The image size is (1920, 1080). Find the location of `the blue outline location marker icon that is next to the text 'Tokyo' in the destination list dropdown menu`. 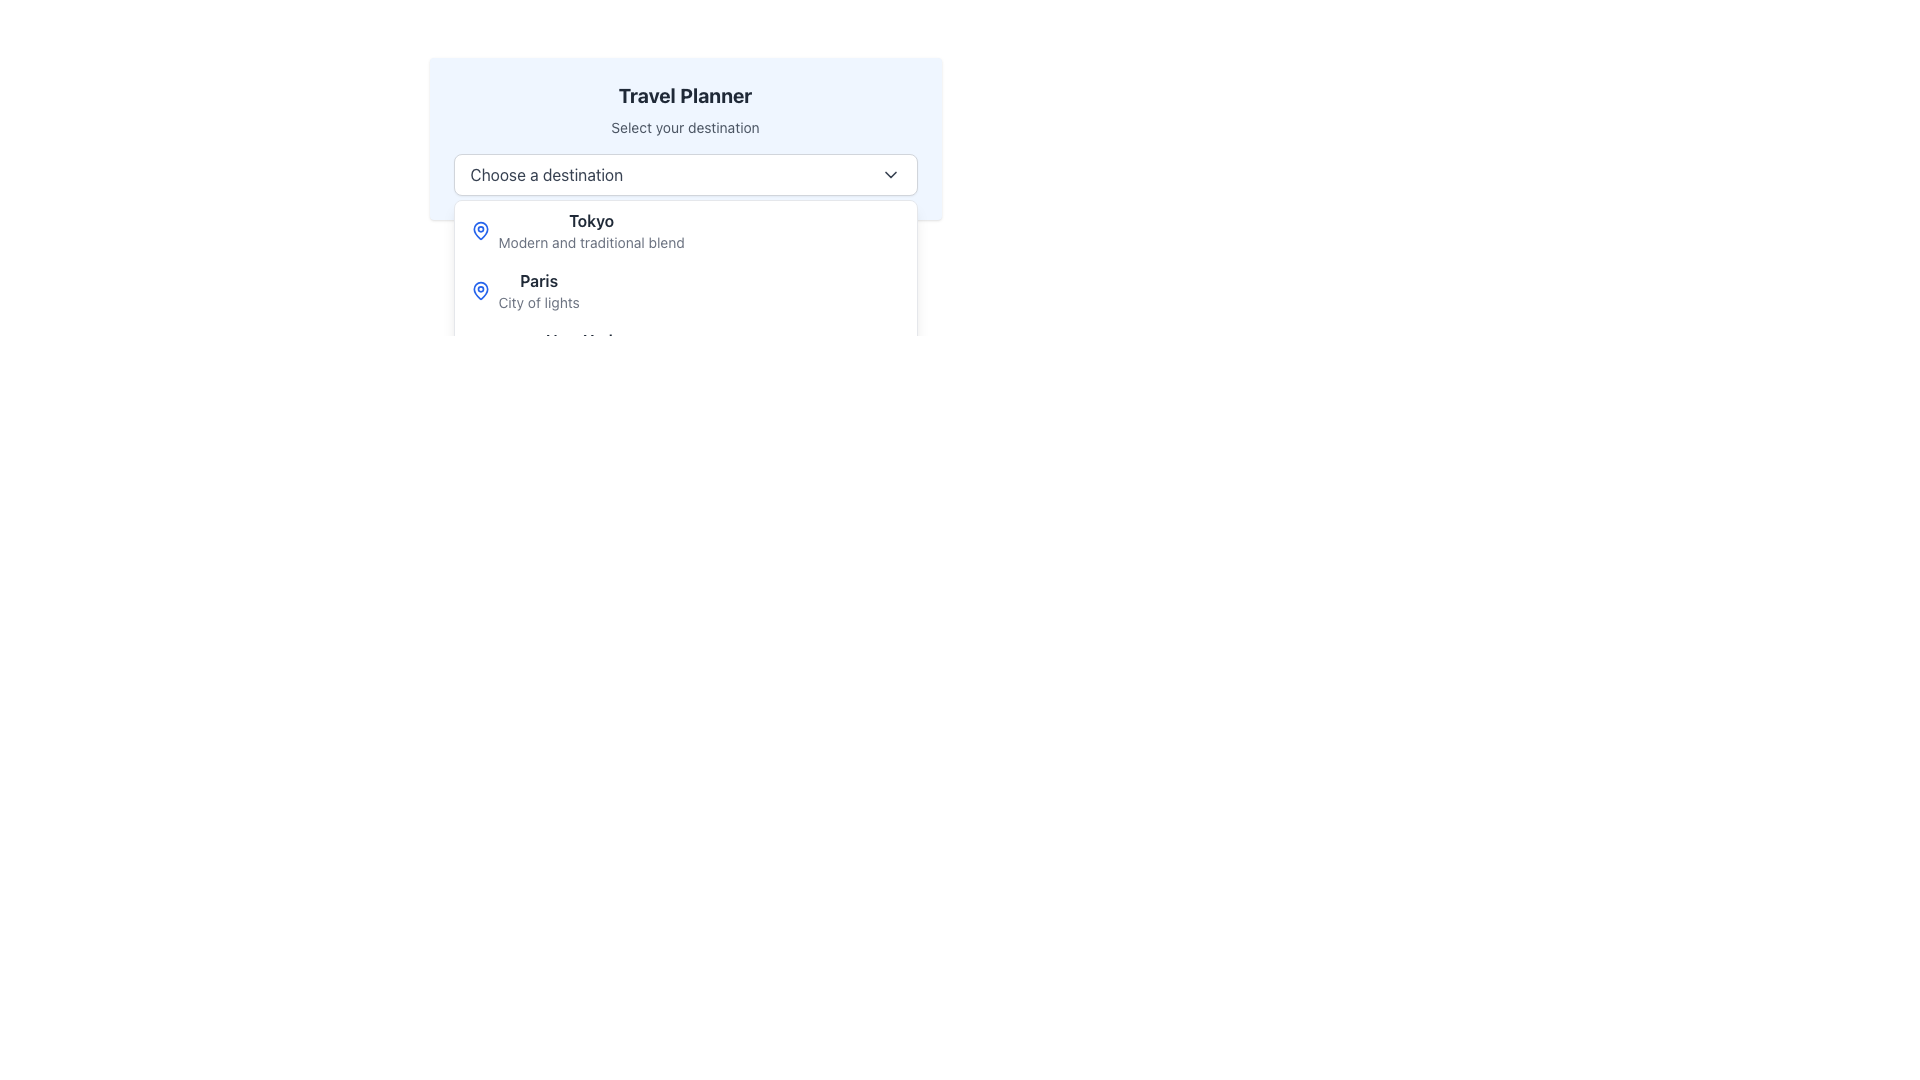

the blue outline location marker icon that is next to the text 'Tokyo' in the destination list dropdown menu is located at coordinates (480, 230).